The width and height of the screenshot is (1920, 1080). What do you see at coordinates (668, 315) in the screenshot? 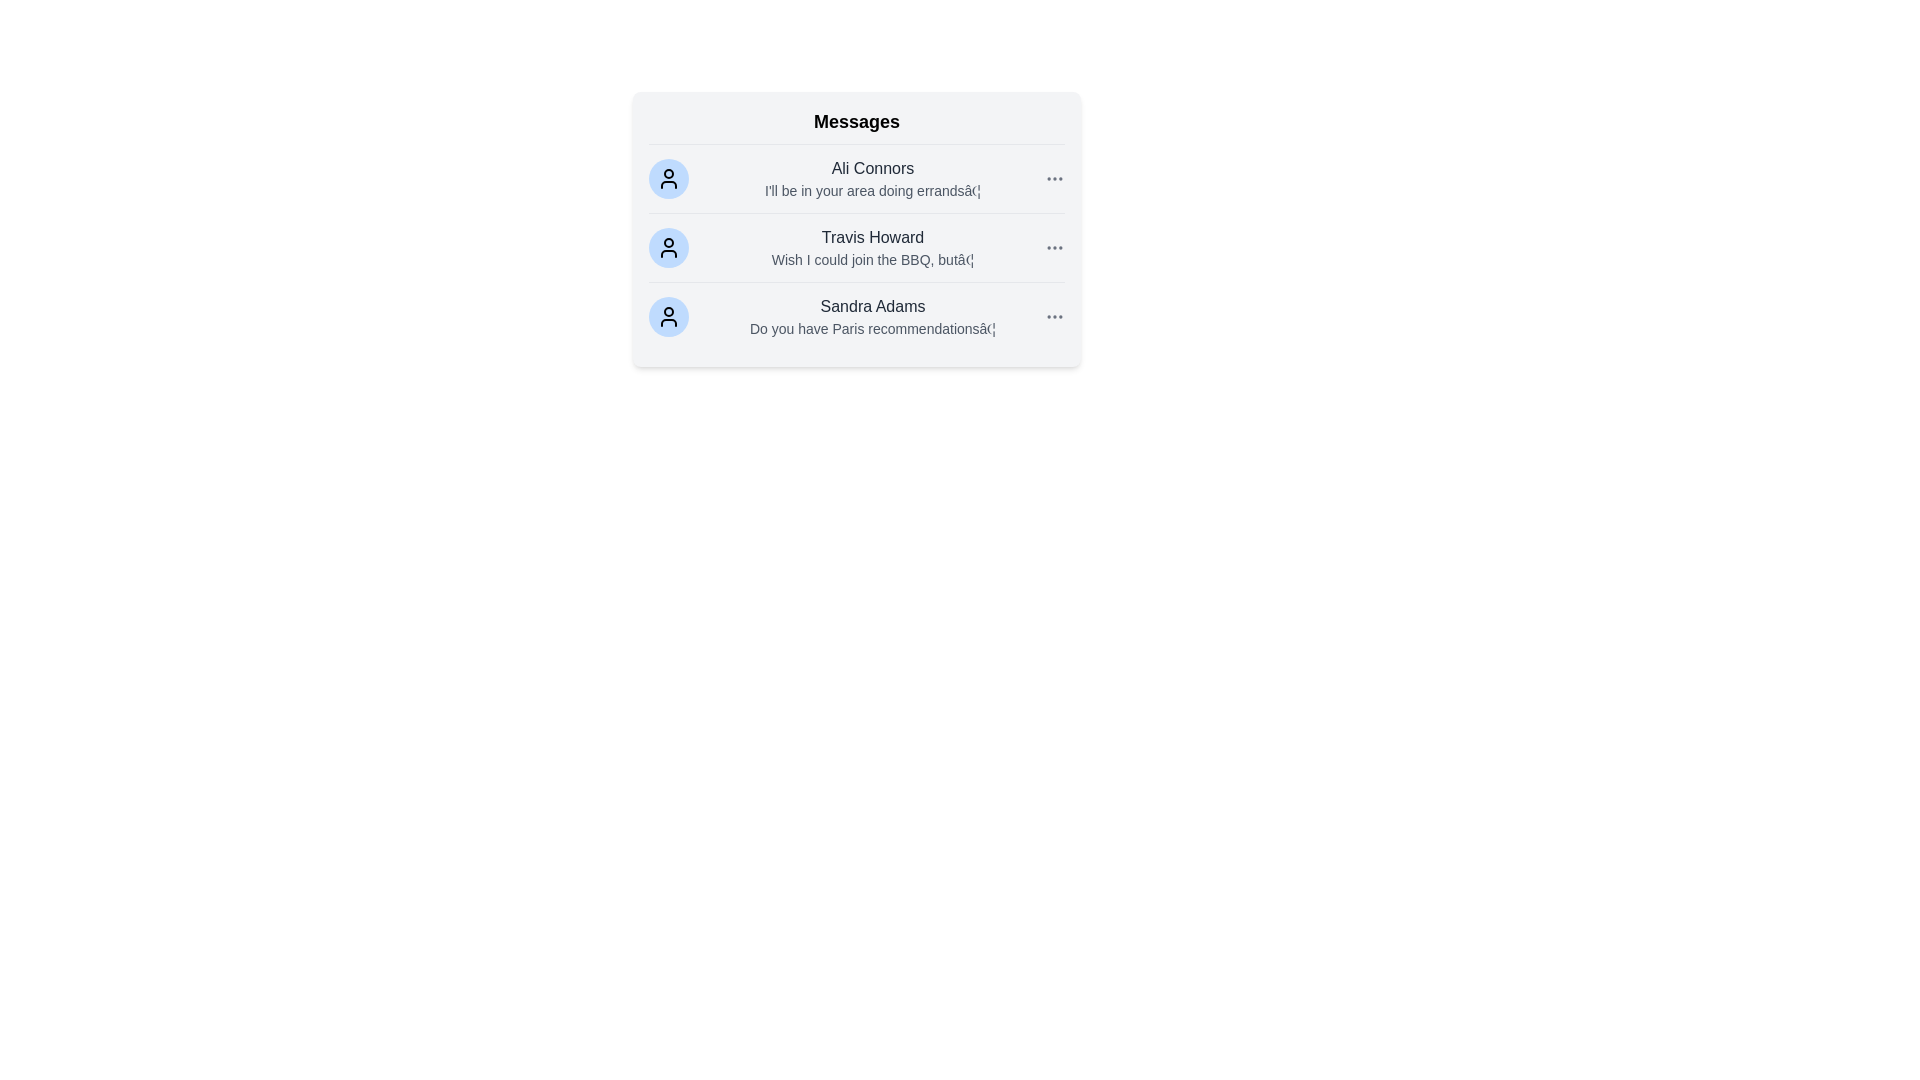
I see `the user profile icon, which is a circular icon with a black stroke representing a person, located in the third row of a list inside a card, next to the name 'Sandra Adams'` at bounding box center [668, 315].